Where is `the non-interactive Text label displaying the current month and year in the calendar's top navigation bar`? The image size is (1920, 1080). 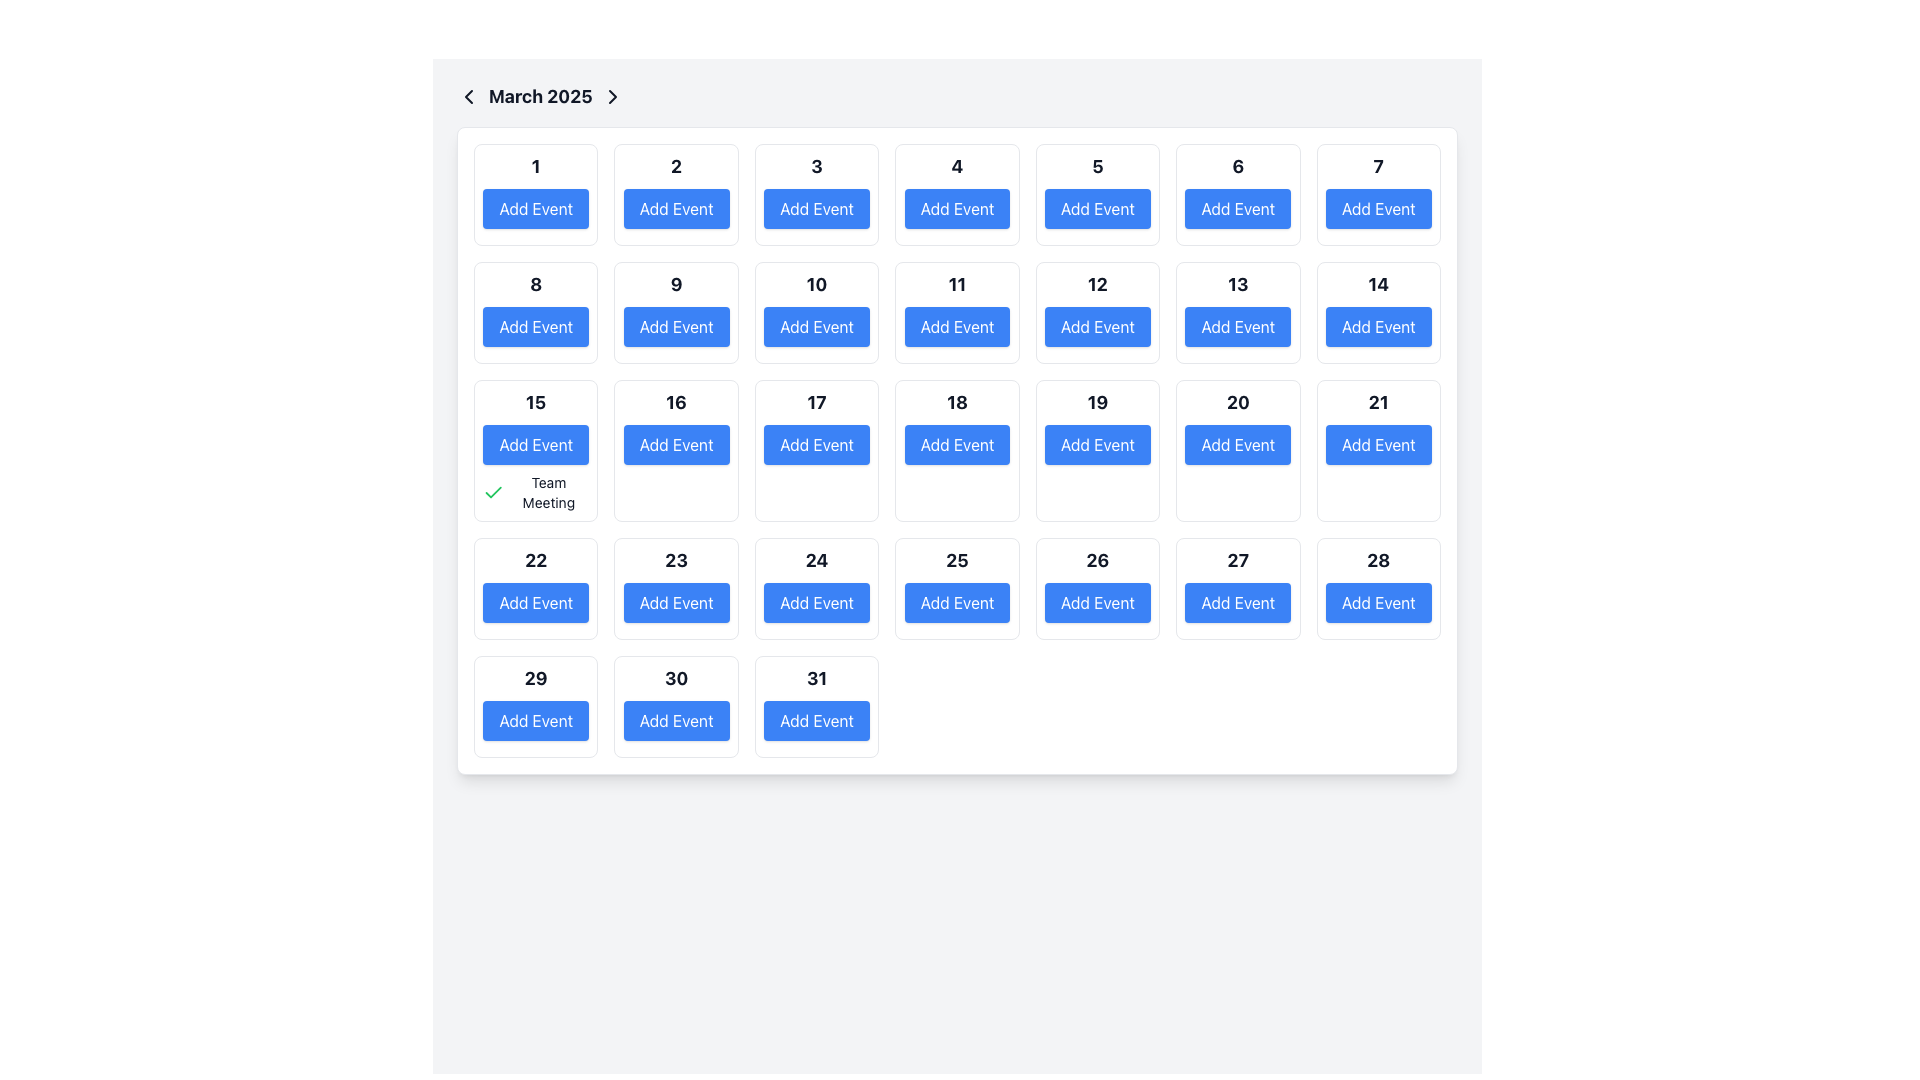 the non-interactive Text label displaying the current month and year in the calendar's top navigation bar is located at coordinates (540, 96).